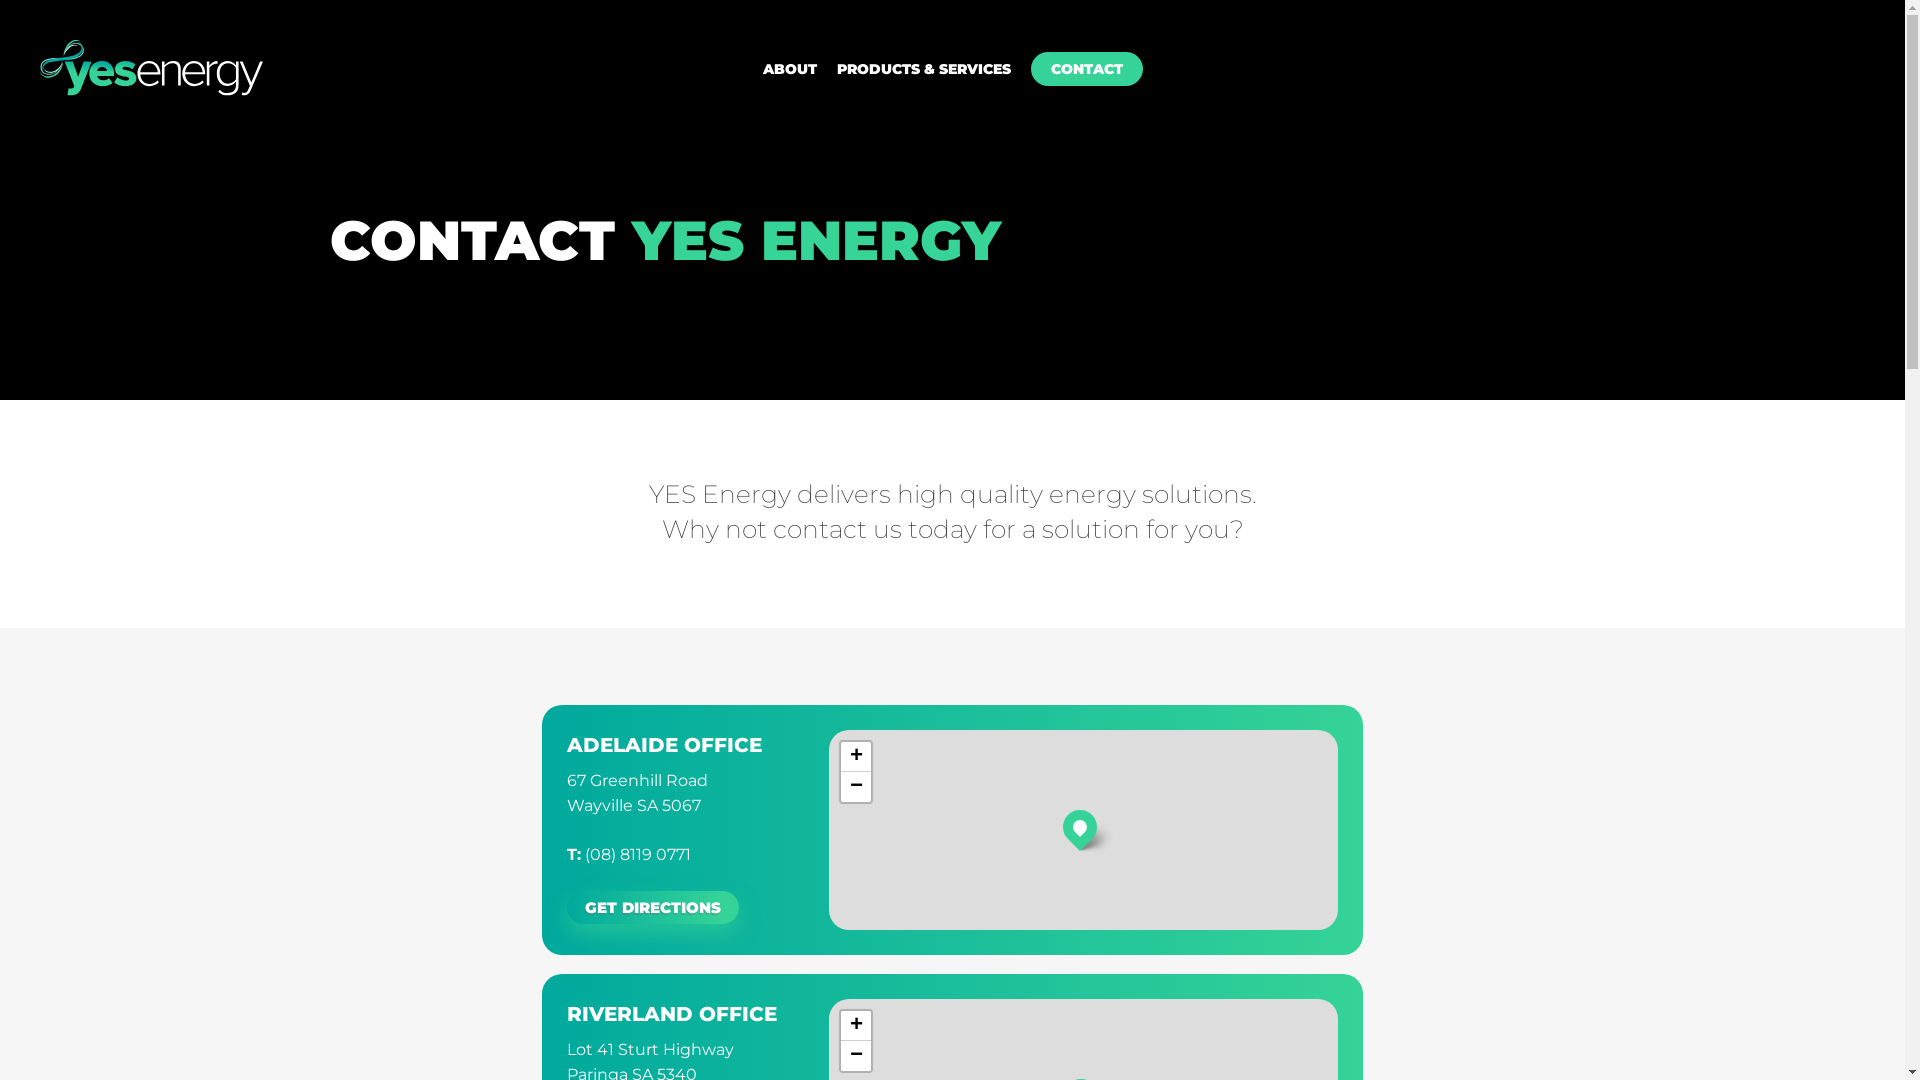 This screenshot has width=1920, height=1080. What do you see at coordinates (1855, 10) in the screenshot?
I see `'Menu'` at bounding box center [1855, 10].